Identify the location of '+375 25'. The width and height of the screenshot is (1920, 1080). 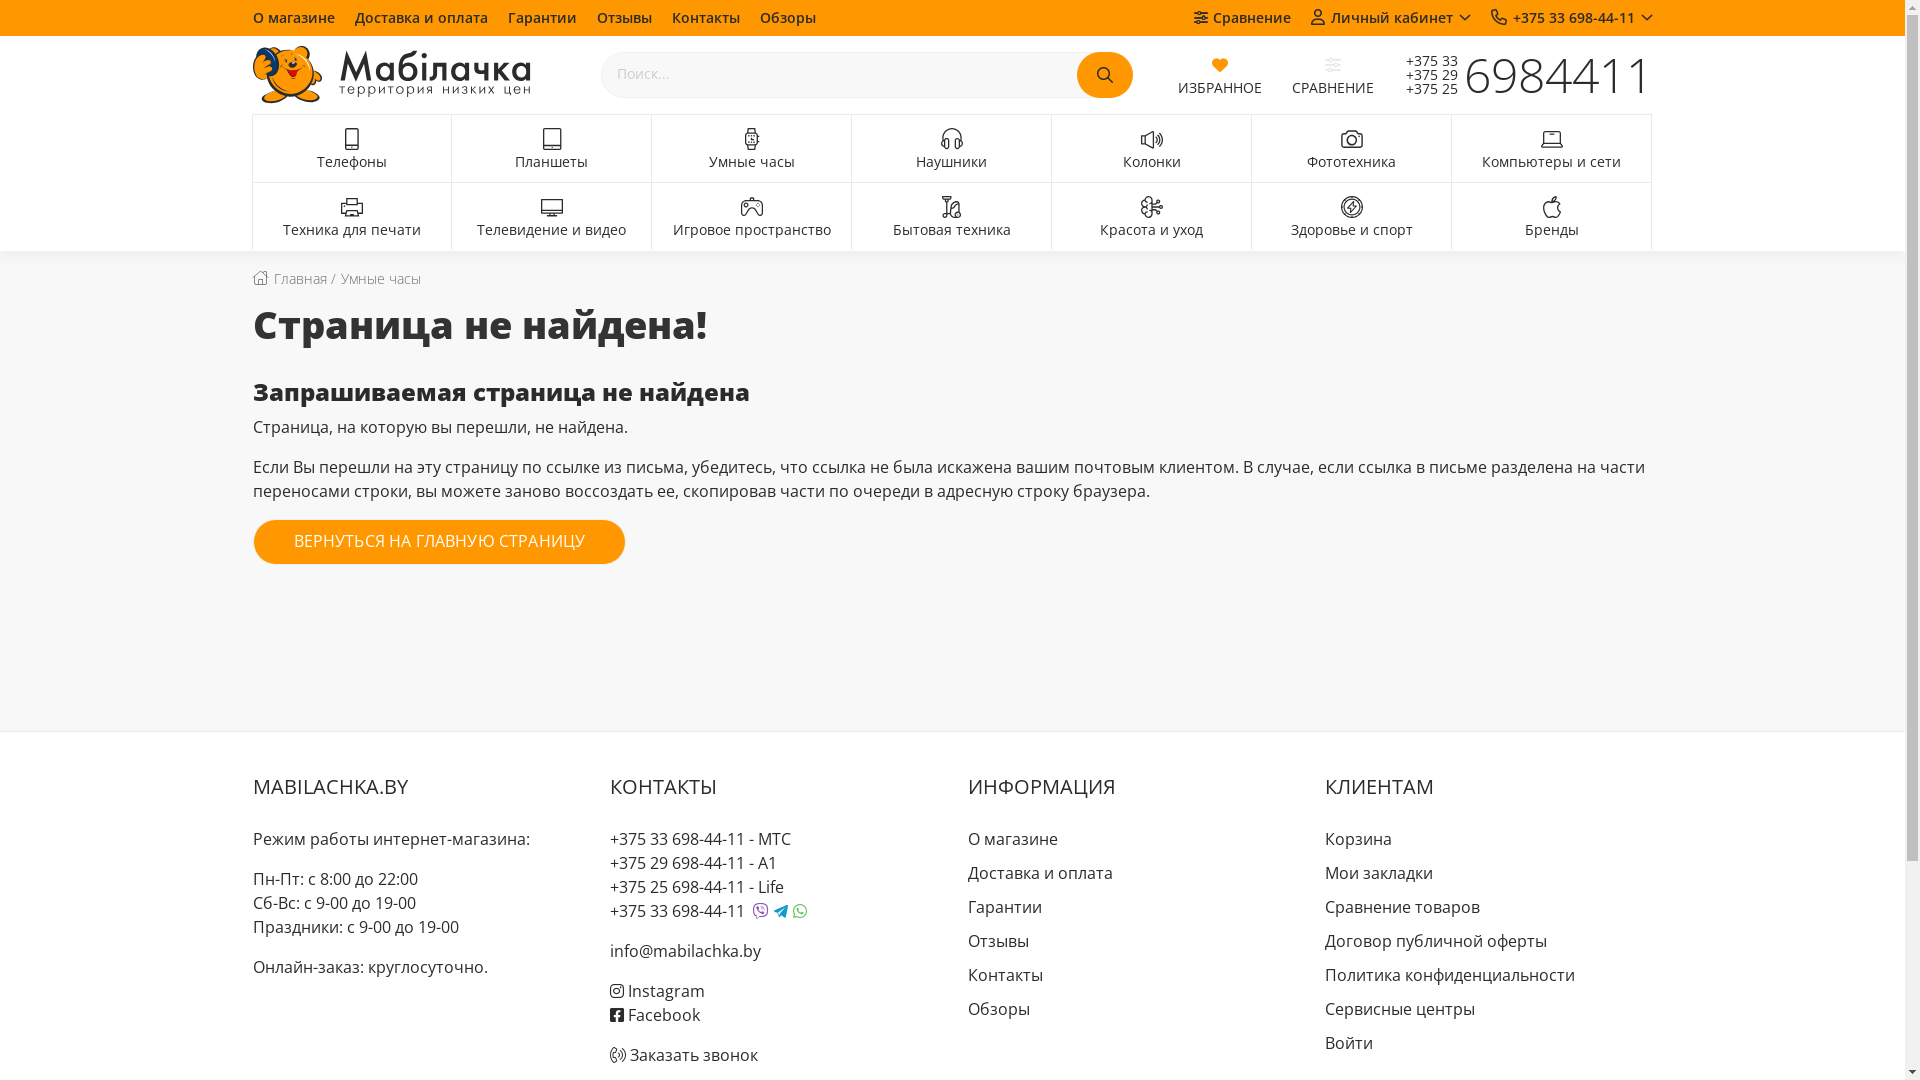
(1421, 87).